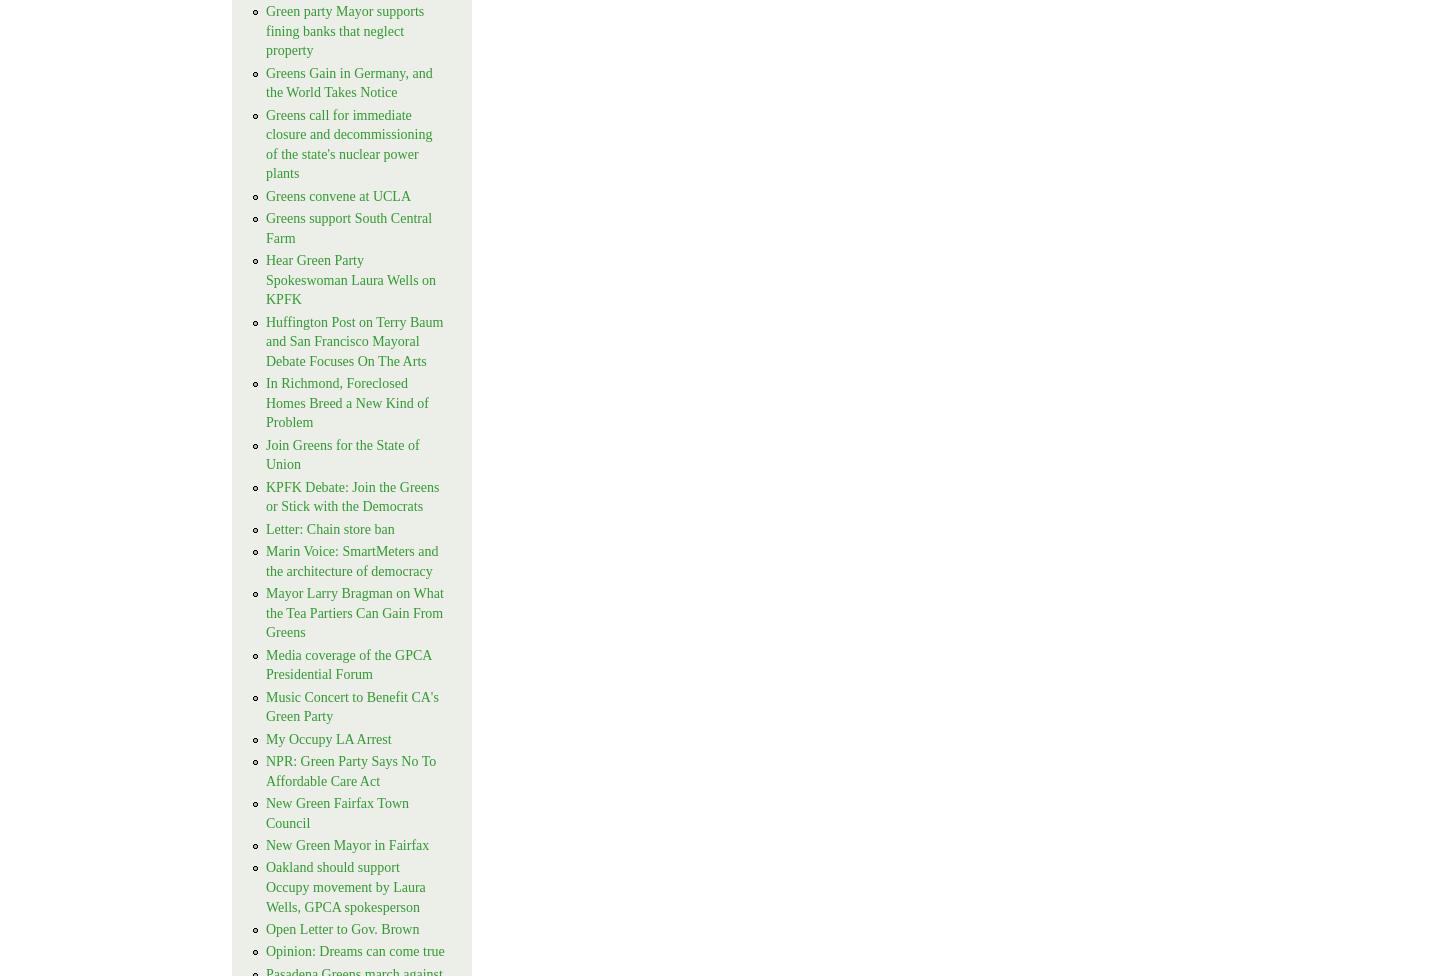 Image resolution: width=1440 pixels, height=976 pixels. I want to click on 'Marin Voice: SmartMeters and the architecture of democracy', so click(264, 561).